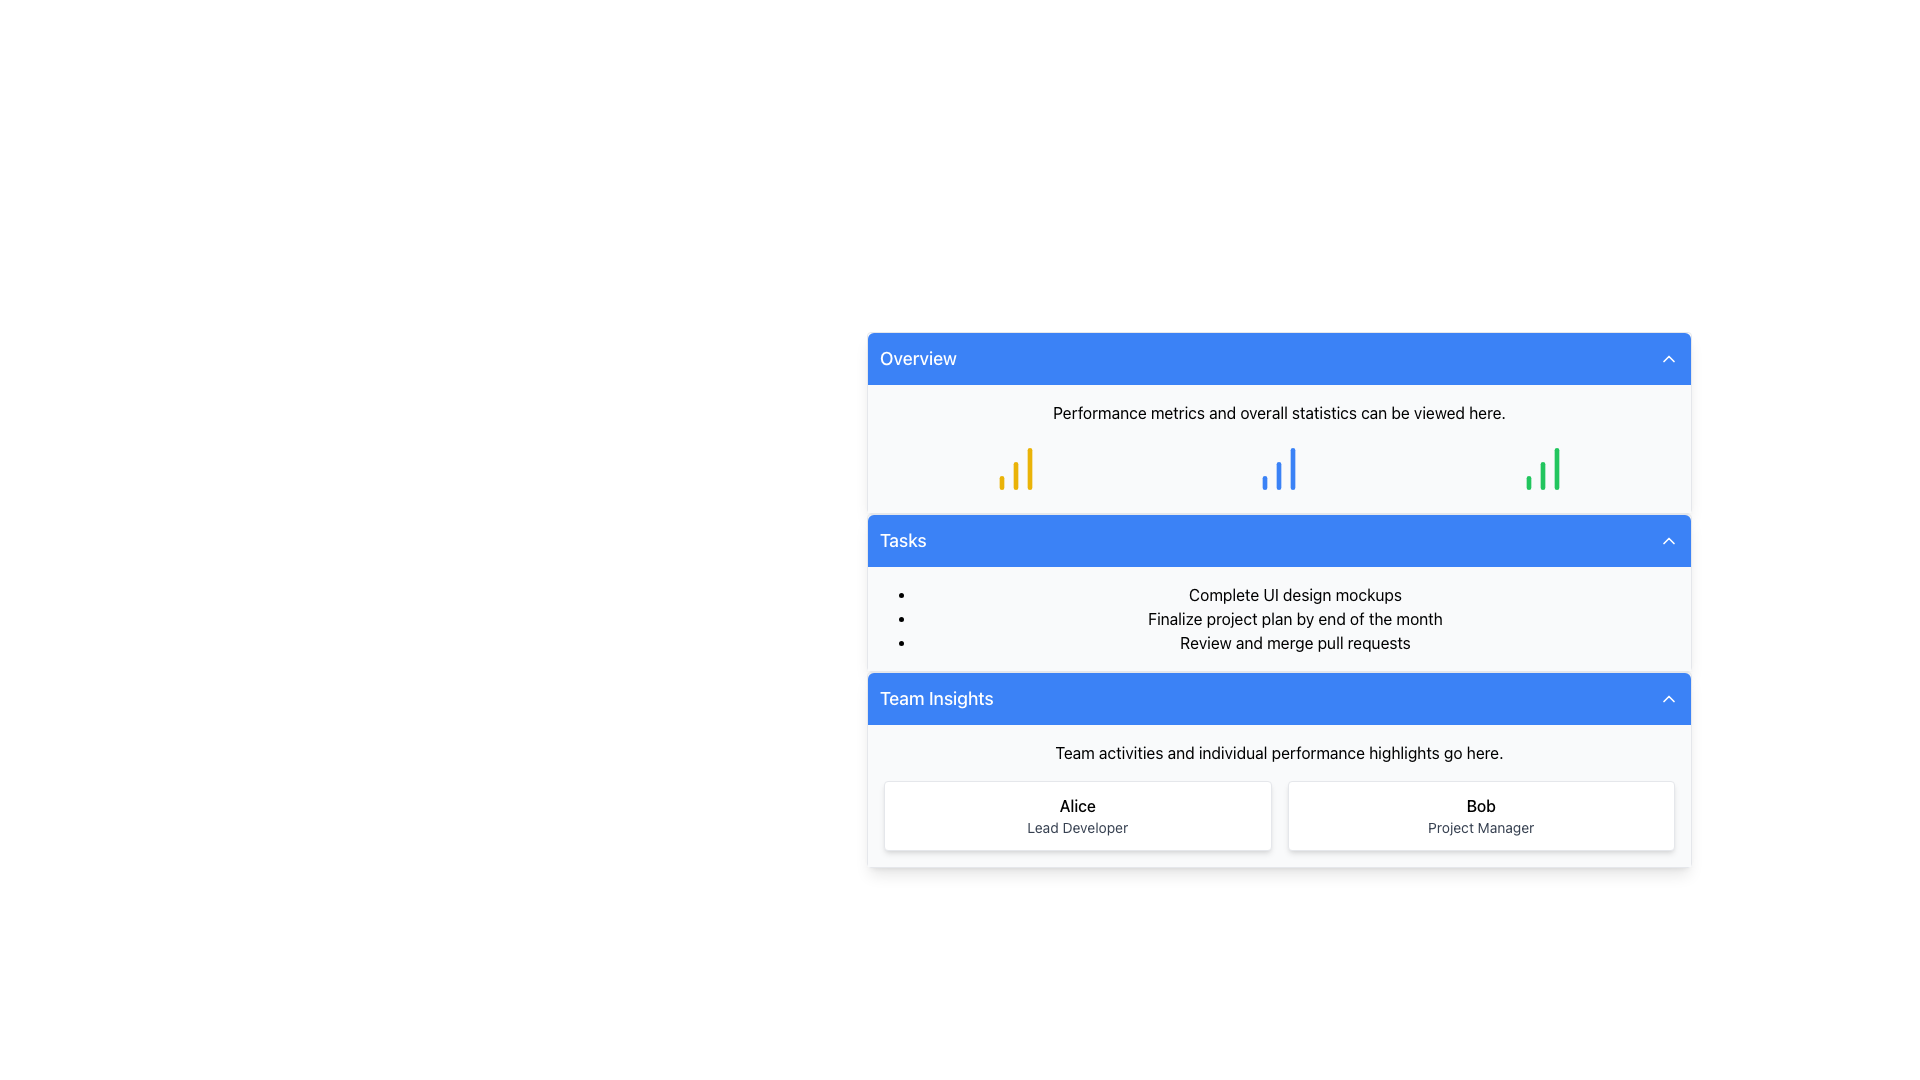 This screenshot has height=1080, width=1920. Describe the element at coordinates (1295, 593) in the screenshot. I see `text of the first List Item Text in the 'Tasks' section, which displays a task description` at that location.